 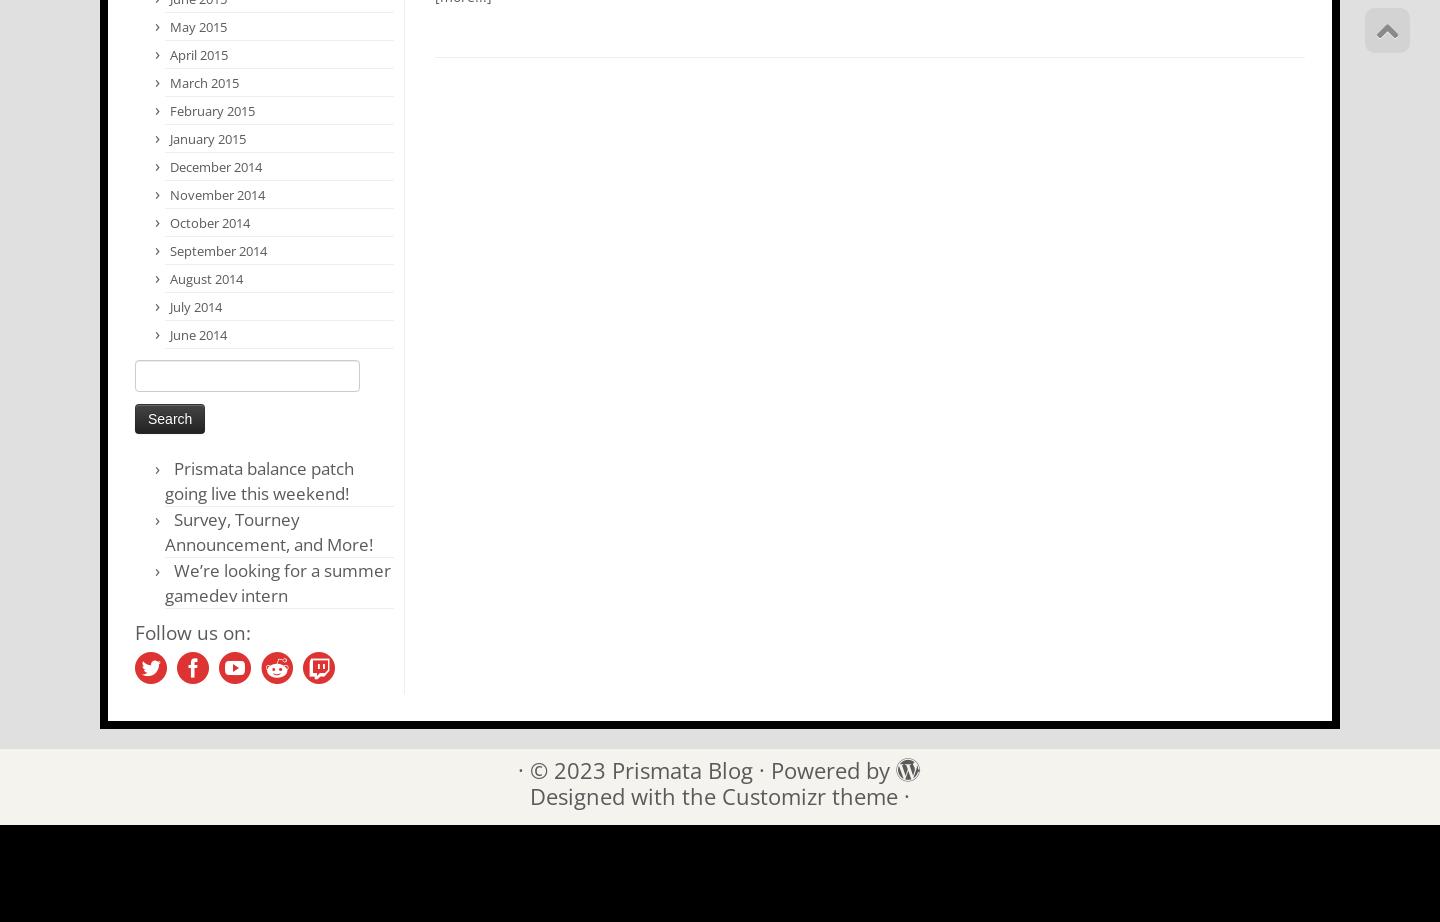 What do you see at coordinates (217, 195) in the screenshot?
I see `'November 2014'` at bounding box center [217, 195].